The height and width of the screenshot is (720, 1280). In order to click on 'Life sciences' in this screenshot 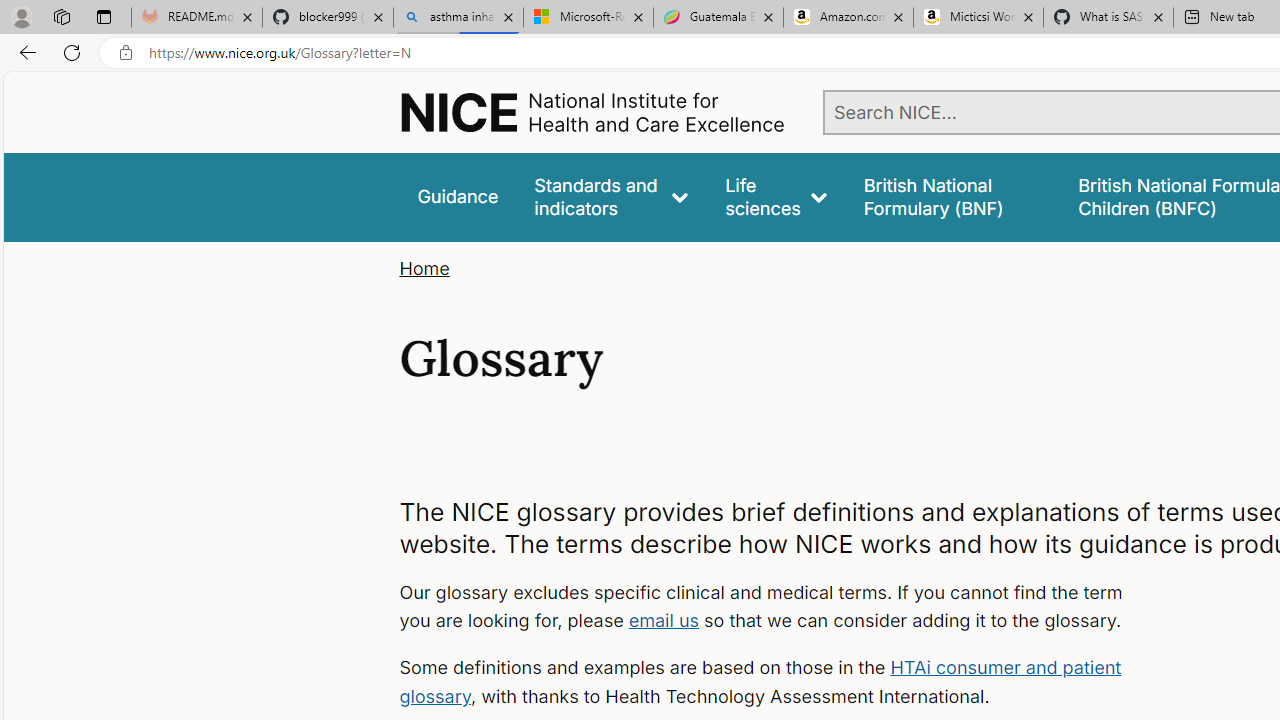, I will do `click(775, 197)`.